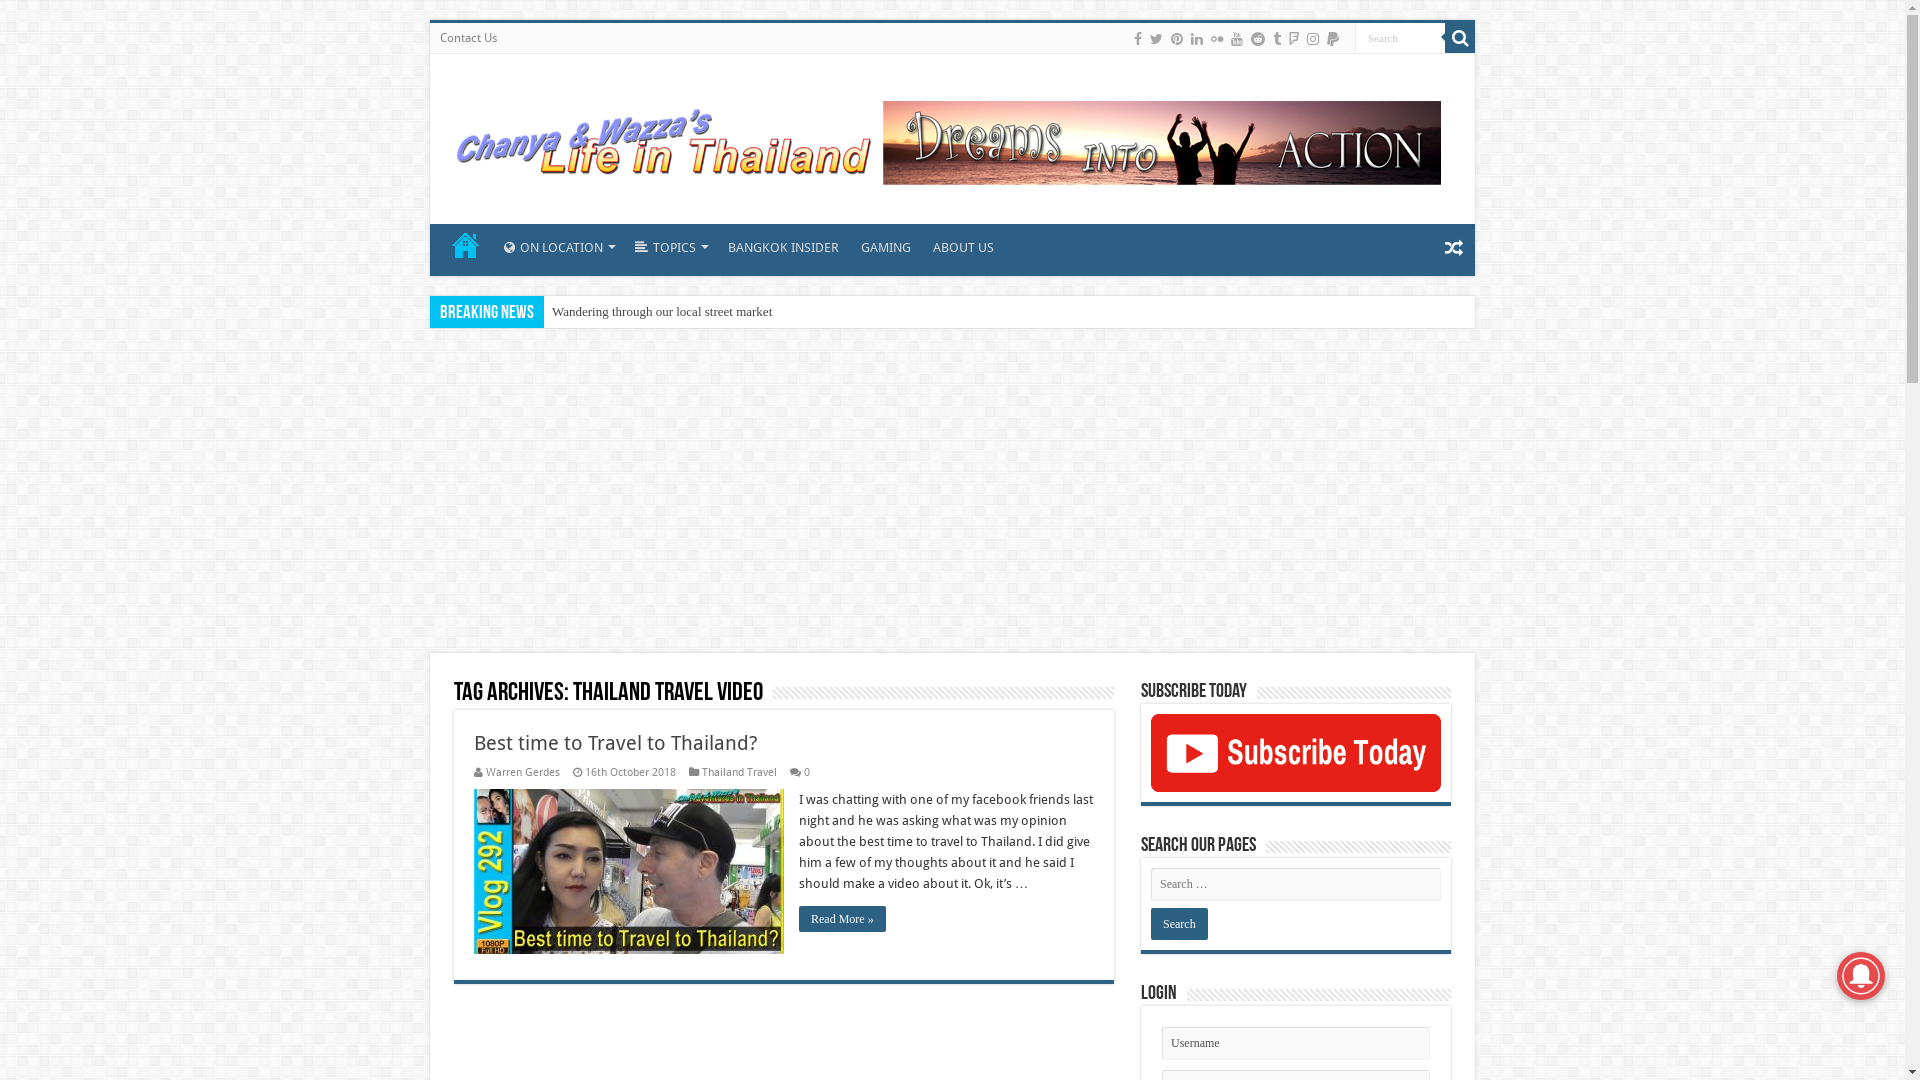 This screenshot has height=1080, width=1920. What do you see at coordinates (781, 244) in the screenshot?
I see `'BANGKOK INSIDER'` at bounding box center [781, 244].